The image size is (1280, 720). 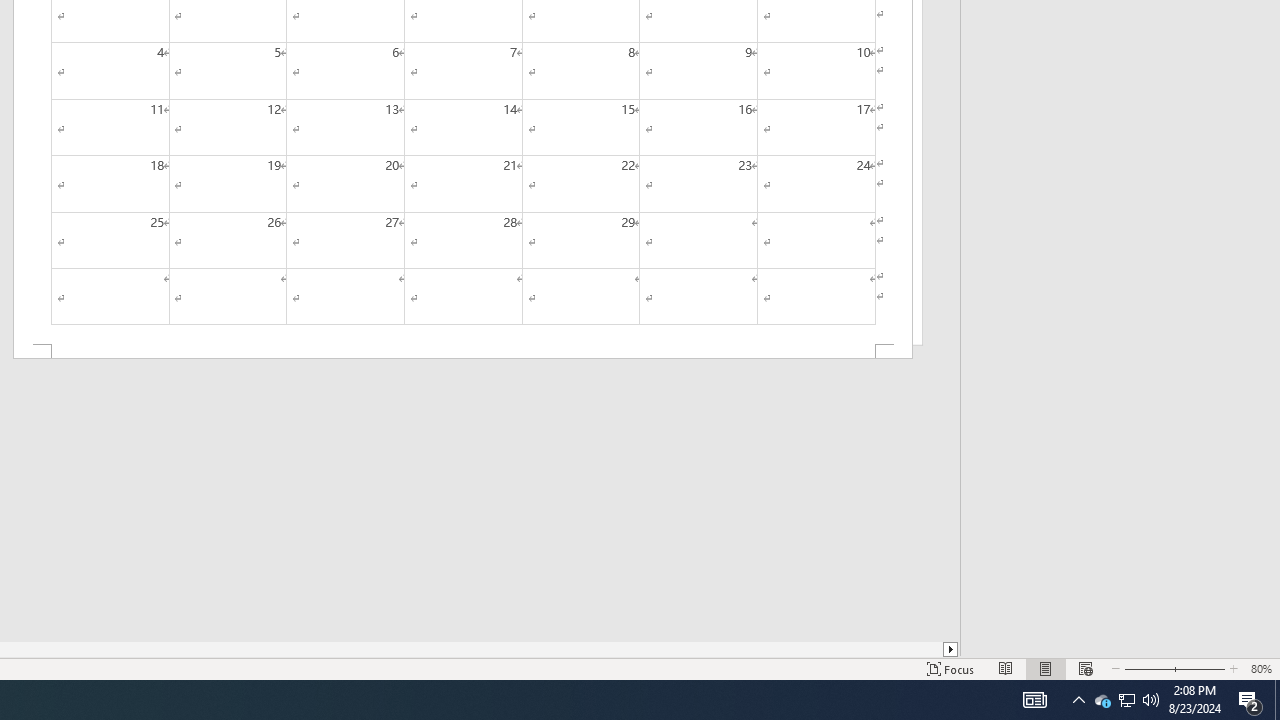 I want to click on 'Web Layout', so click(x=1085, y=669).